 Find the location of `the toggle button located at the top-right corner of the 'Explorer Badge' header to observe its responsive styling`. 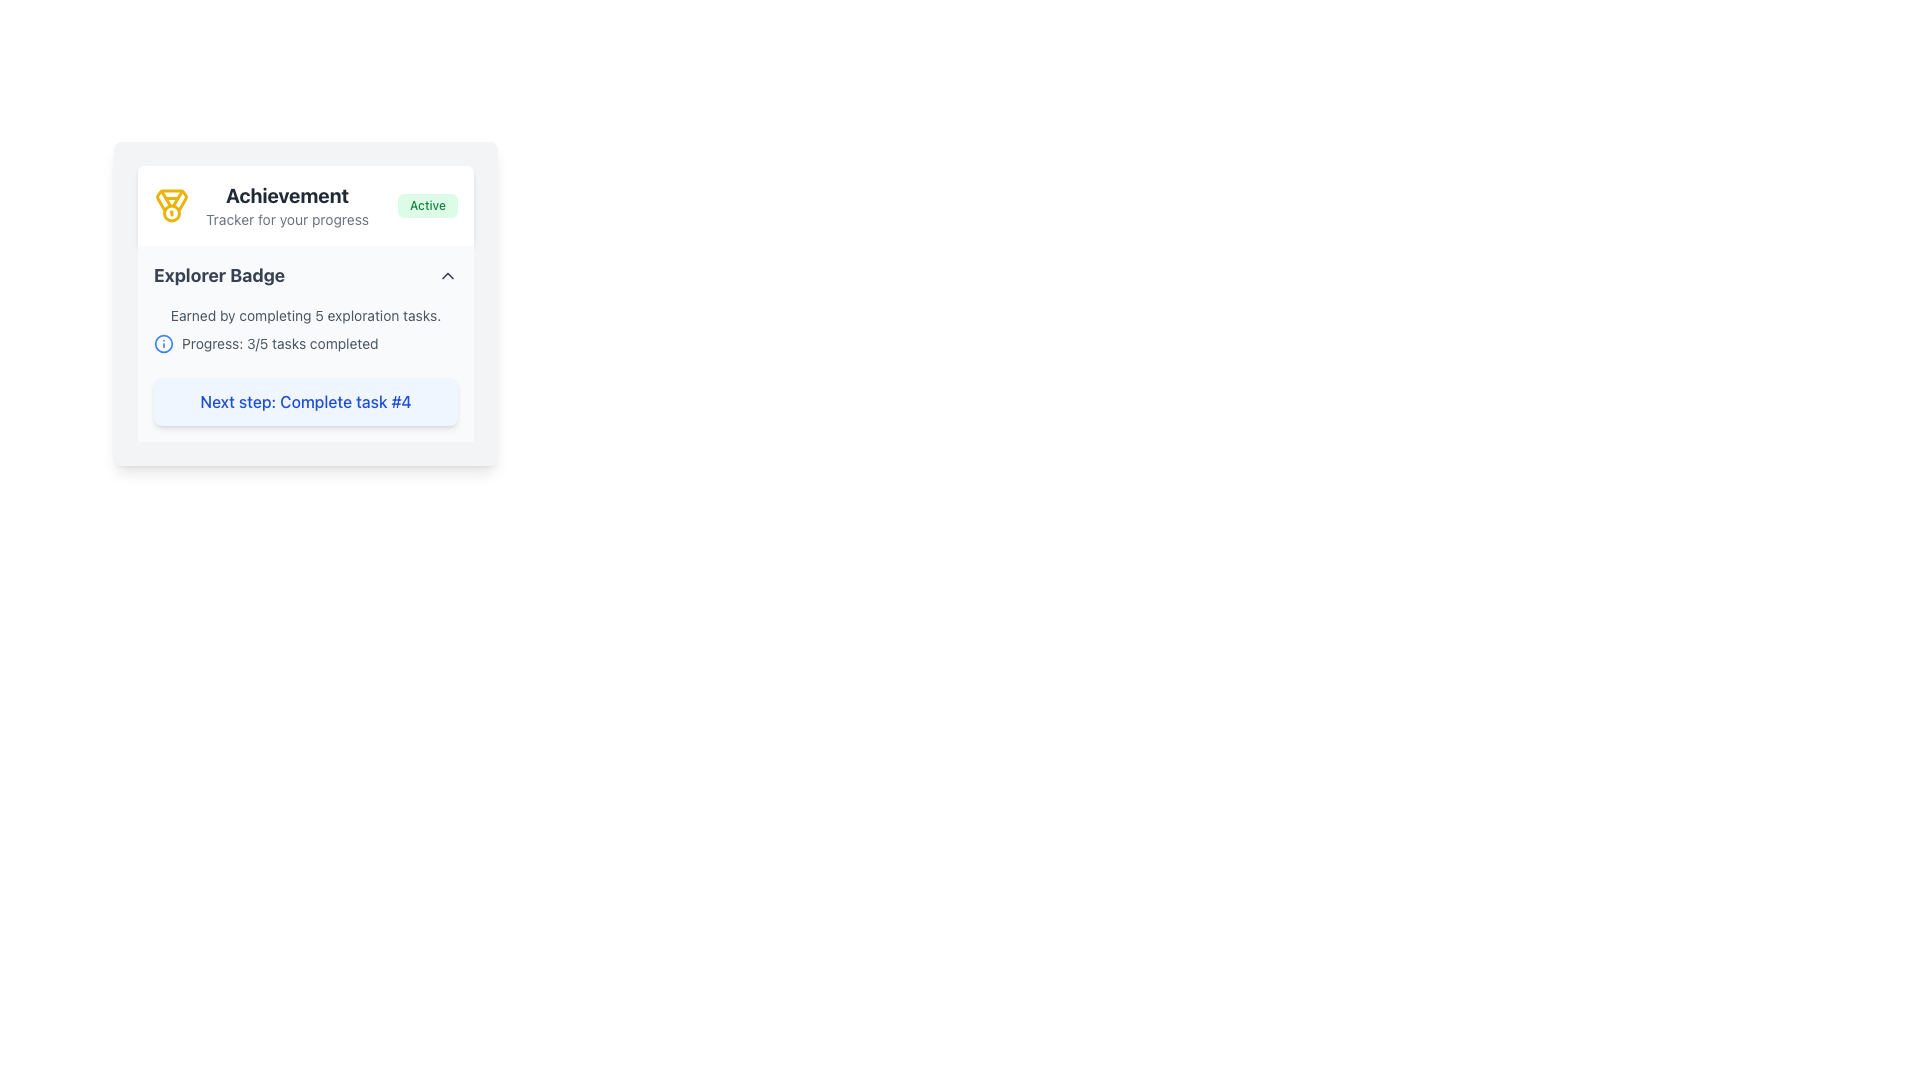

the toggle button located at the top-right corner of the 'Explorer Badge' header to observe its responsive styling is located at coordinates (446, 276).